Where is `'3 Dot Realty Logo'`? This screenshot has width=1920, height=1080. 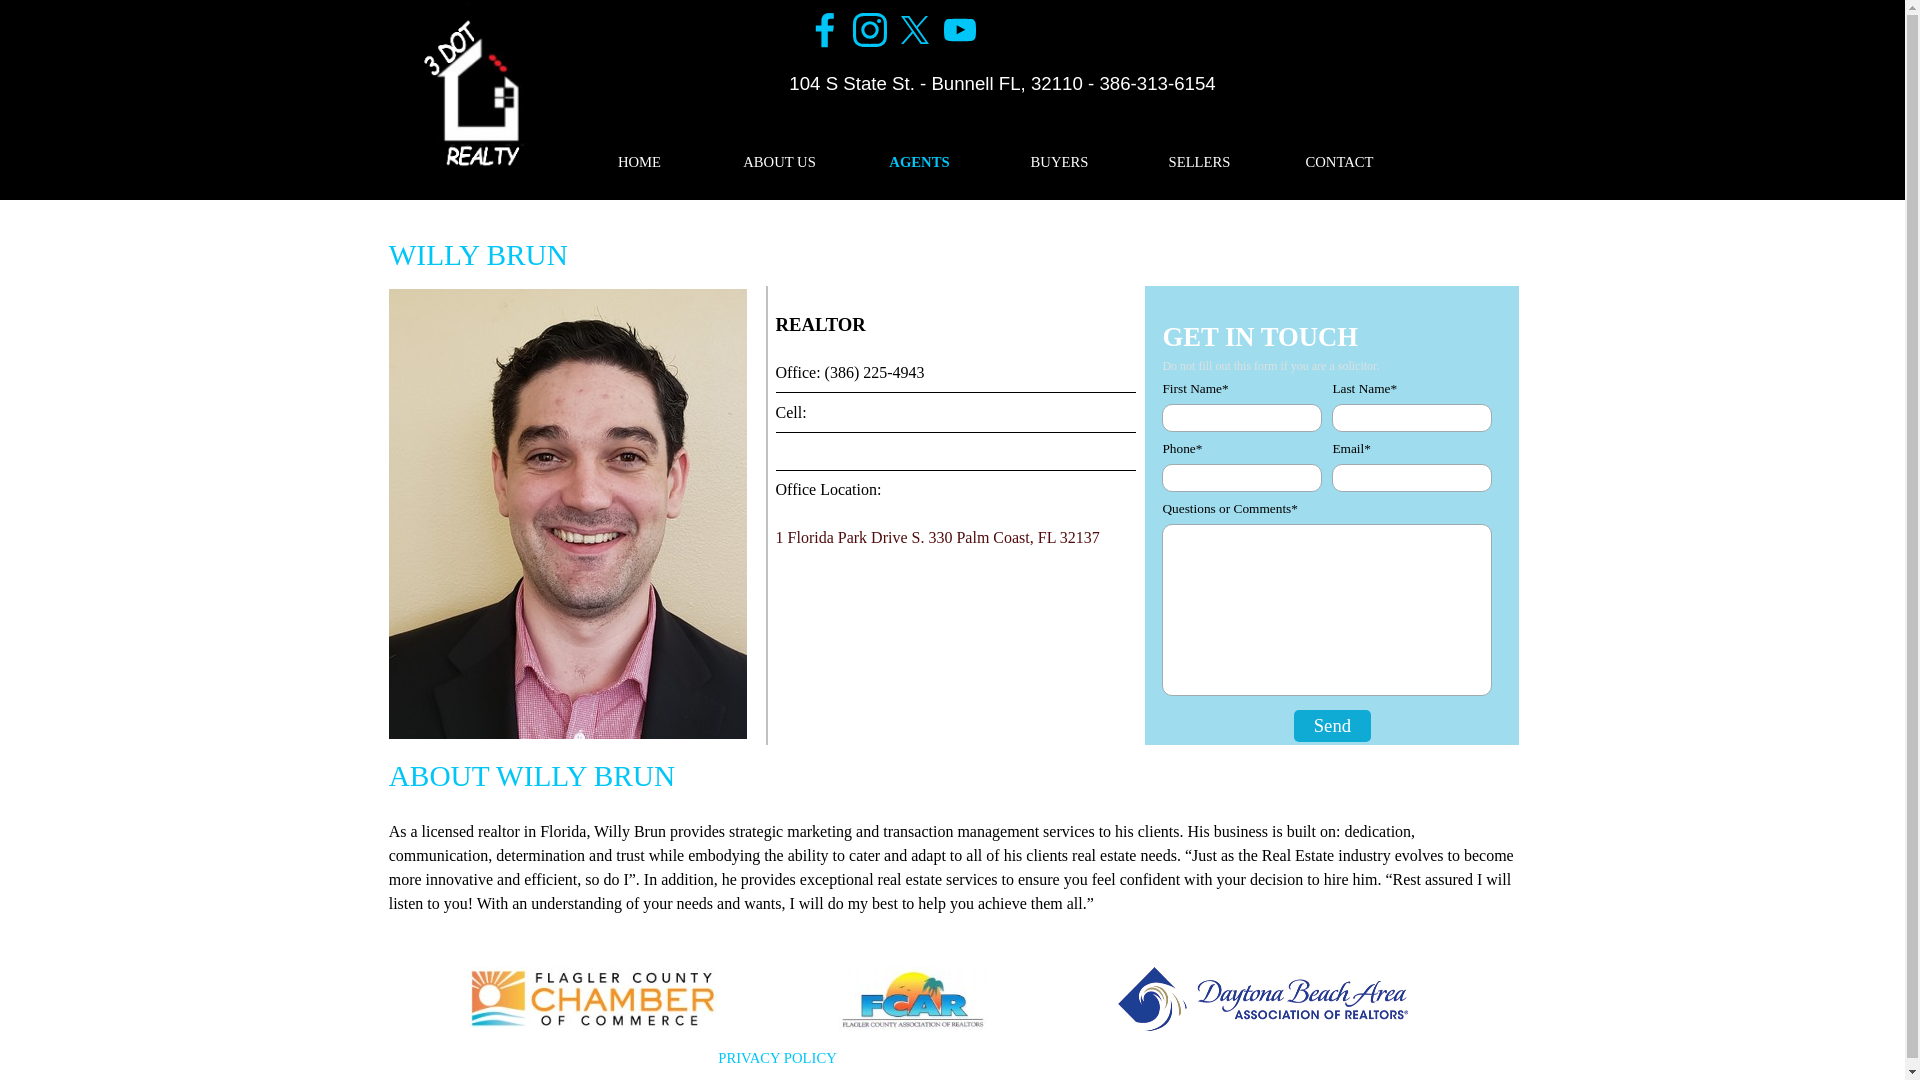
'3 Dot Realty Logo' is located at coordinates (472, 92).